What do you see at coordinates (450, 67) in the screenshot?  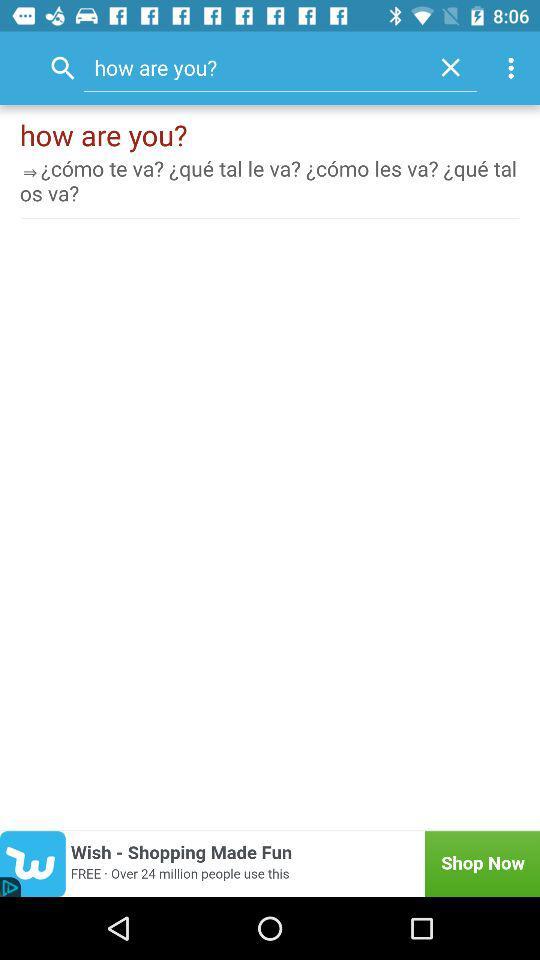 I see `the icon to the right of how are you? item` at bounding box center [450, 67].